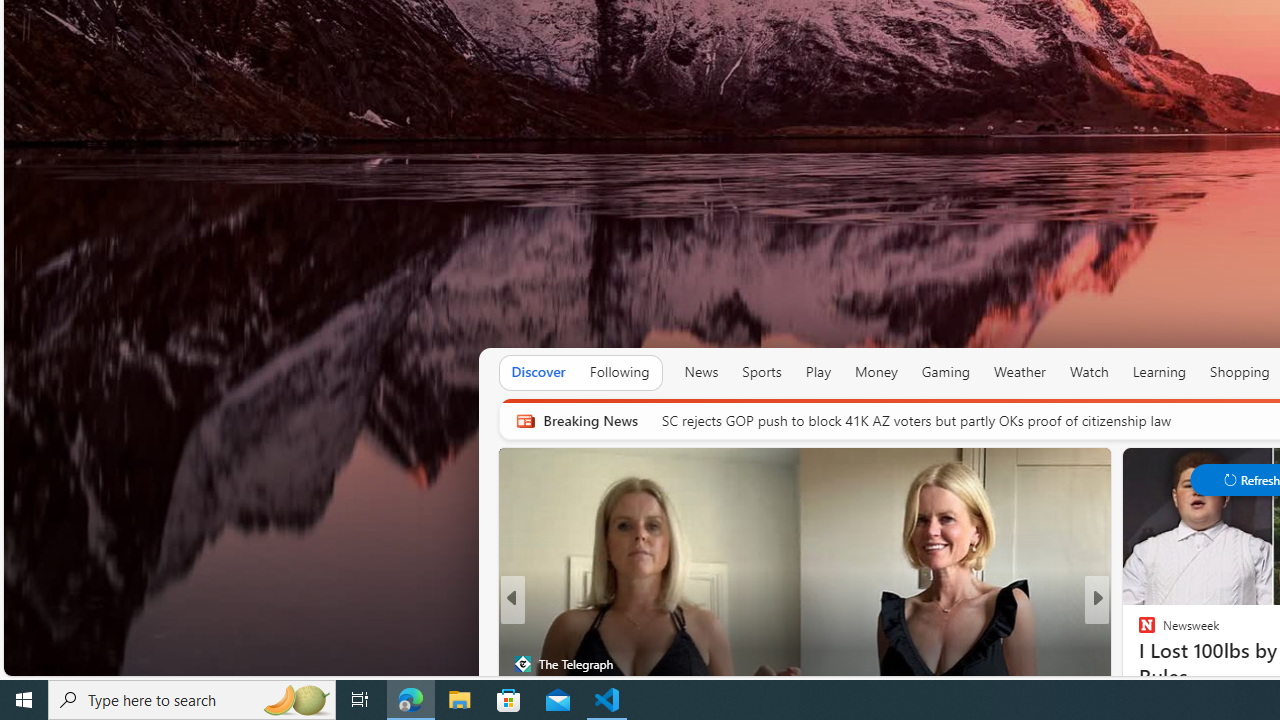  Describe the element at coordinates (701, 371) in the screenshot. I see `'News'` at that location.